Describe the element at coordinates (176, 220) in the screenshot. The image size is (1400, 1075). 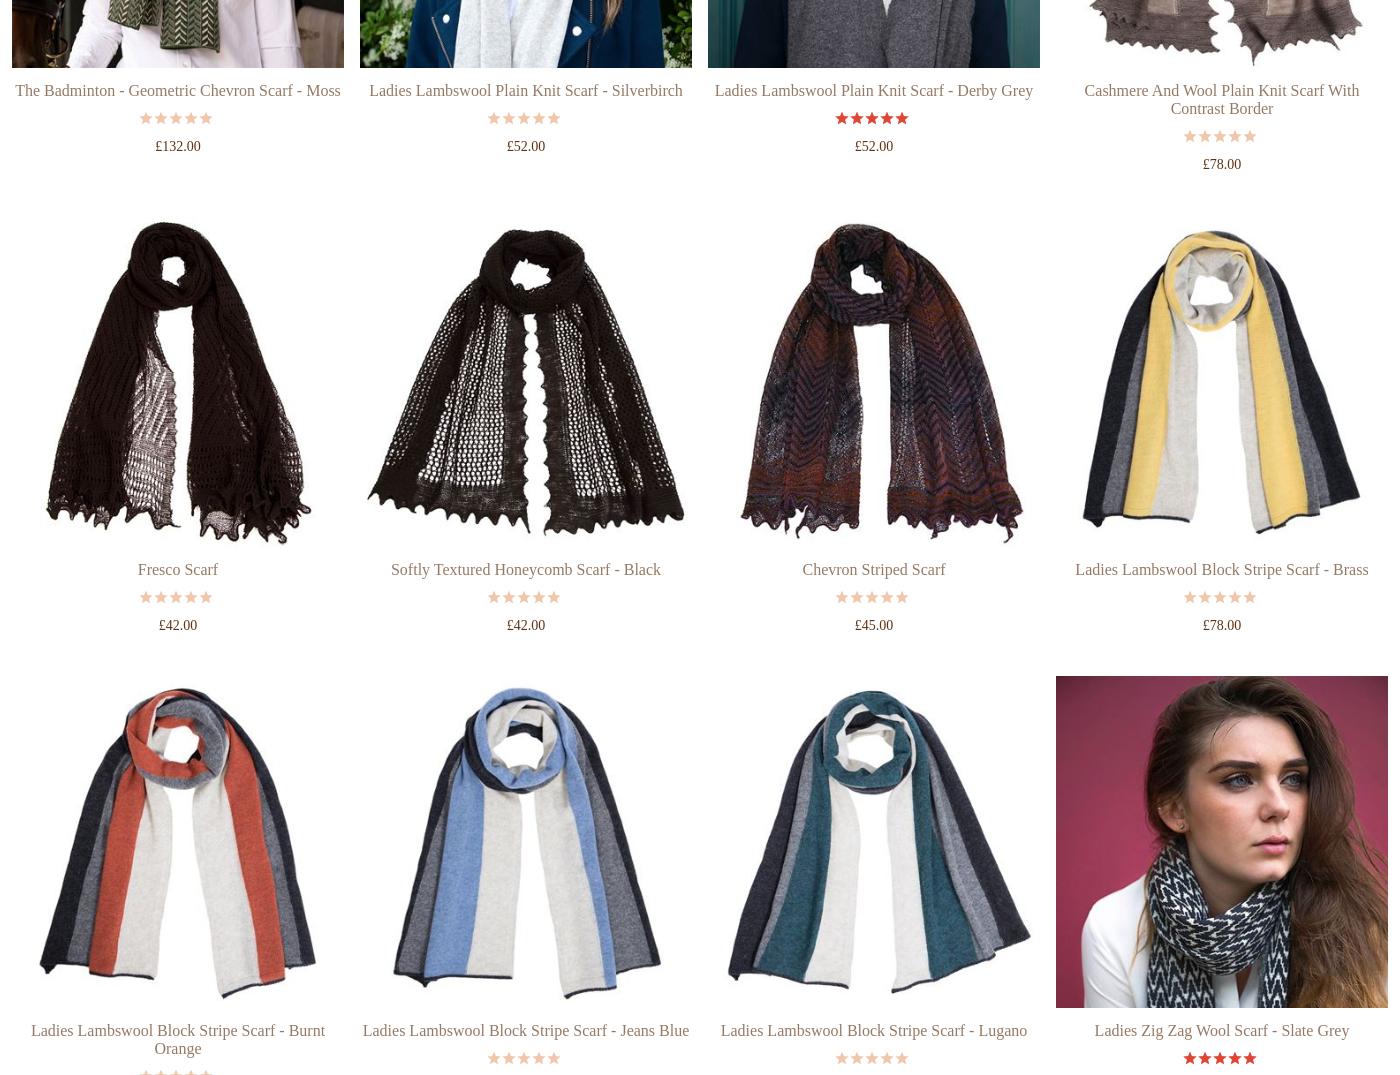
I see `'£132.00'` at that location.